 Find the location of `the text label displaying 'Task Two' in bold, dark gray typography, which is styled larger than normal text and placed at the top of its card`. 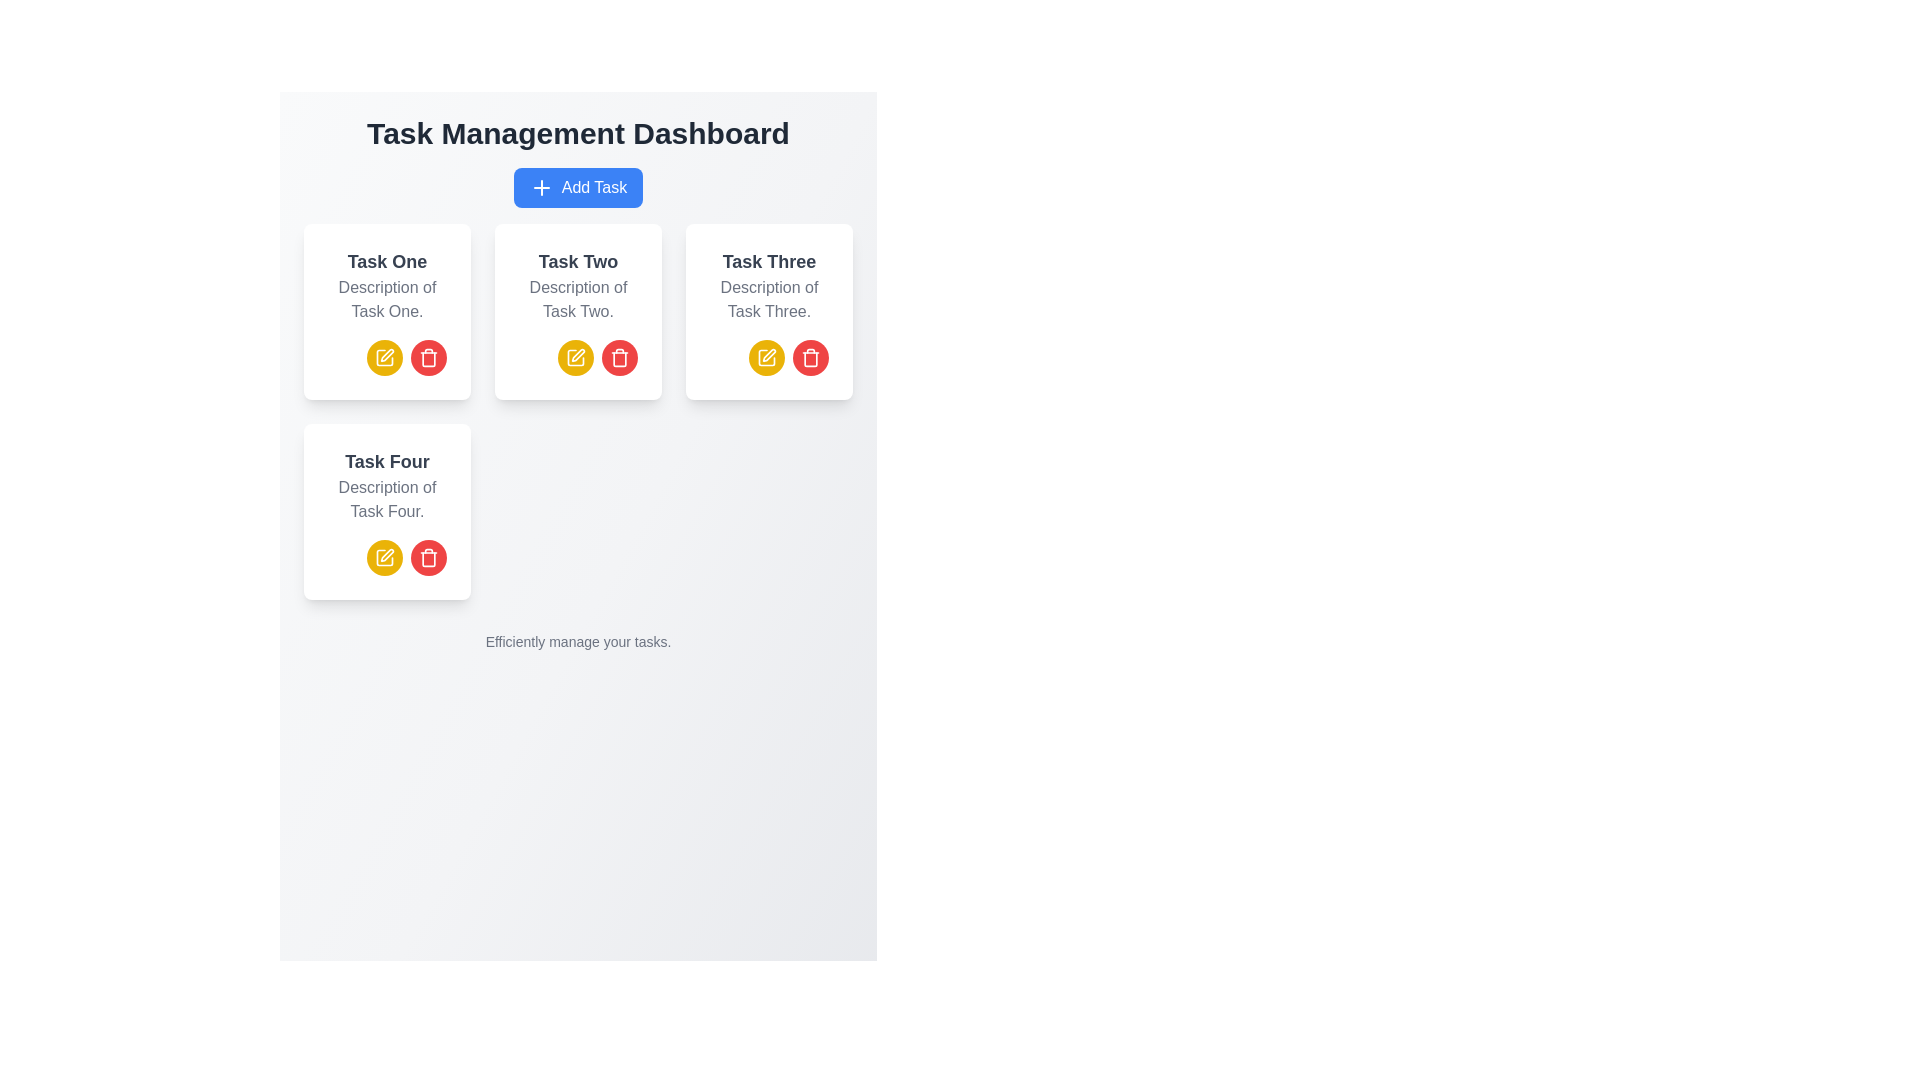

the text label displaying 'Task Two' in bold, dark gray typography, which is styled larger than normal text and placed at the top of its card is located at coordinates (577, 261).